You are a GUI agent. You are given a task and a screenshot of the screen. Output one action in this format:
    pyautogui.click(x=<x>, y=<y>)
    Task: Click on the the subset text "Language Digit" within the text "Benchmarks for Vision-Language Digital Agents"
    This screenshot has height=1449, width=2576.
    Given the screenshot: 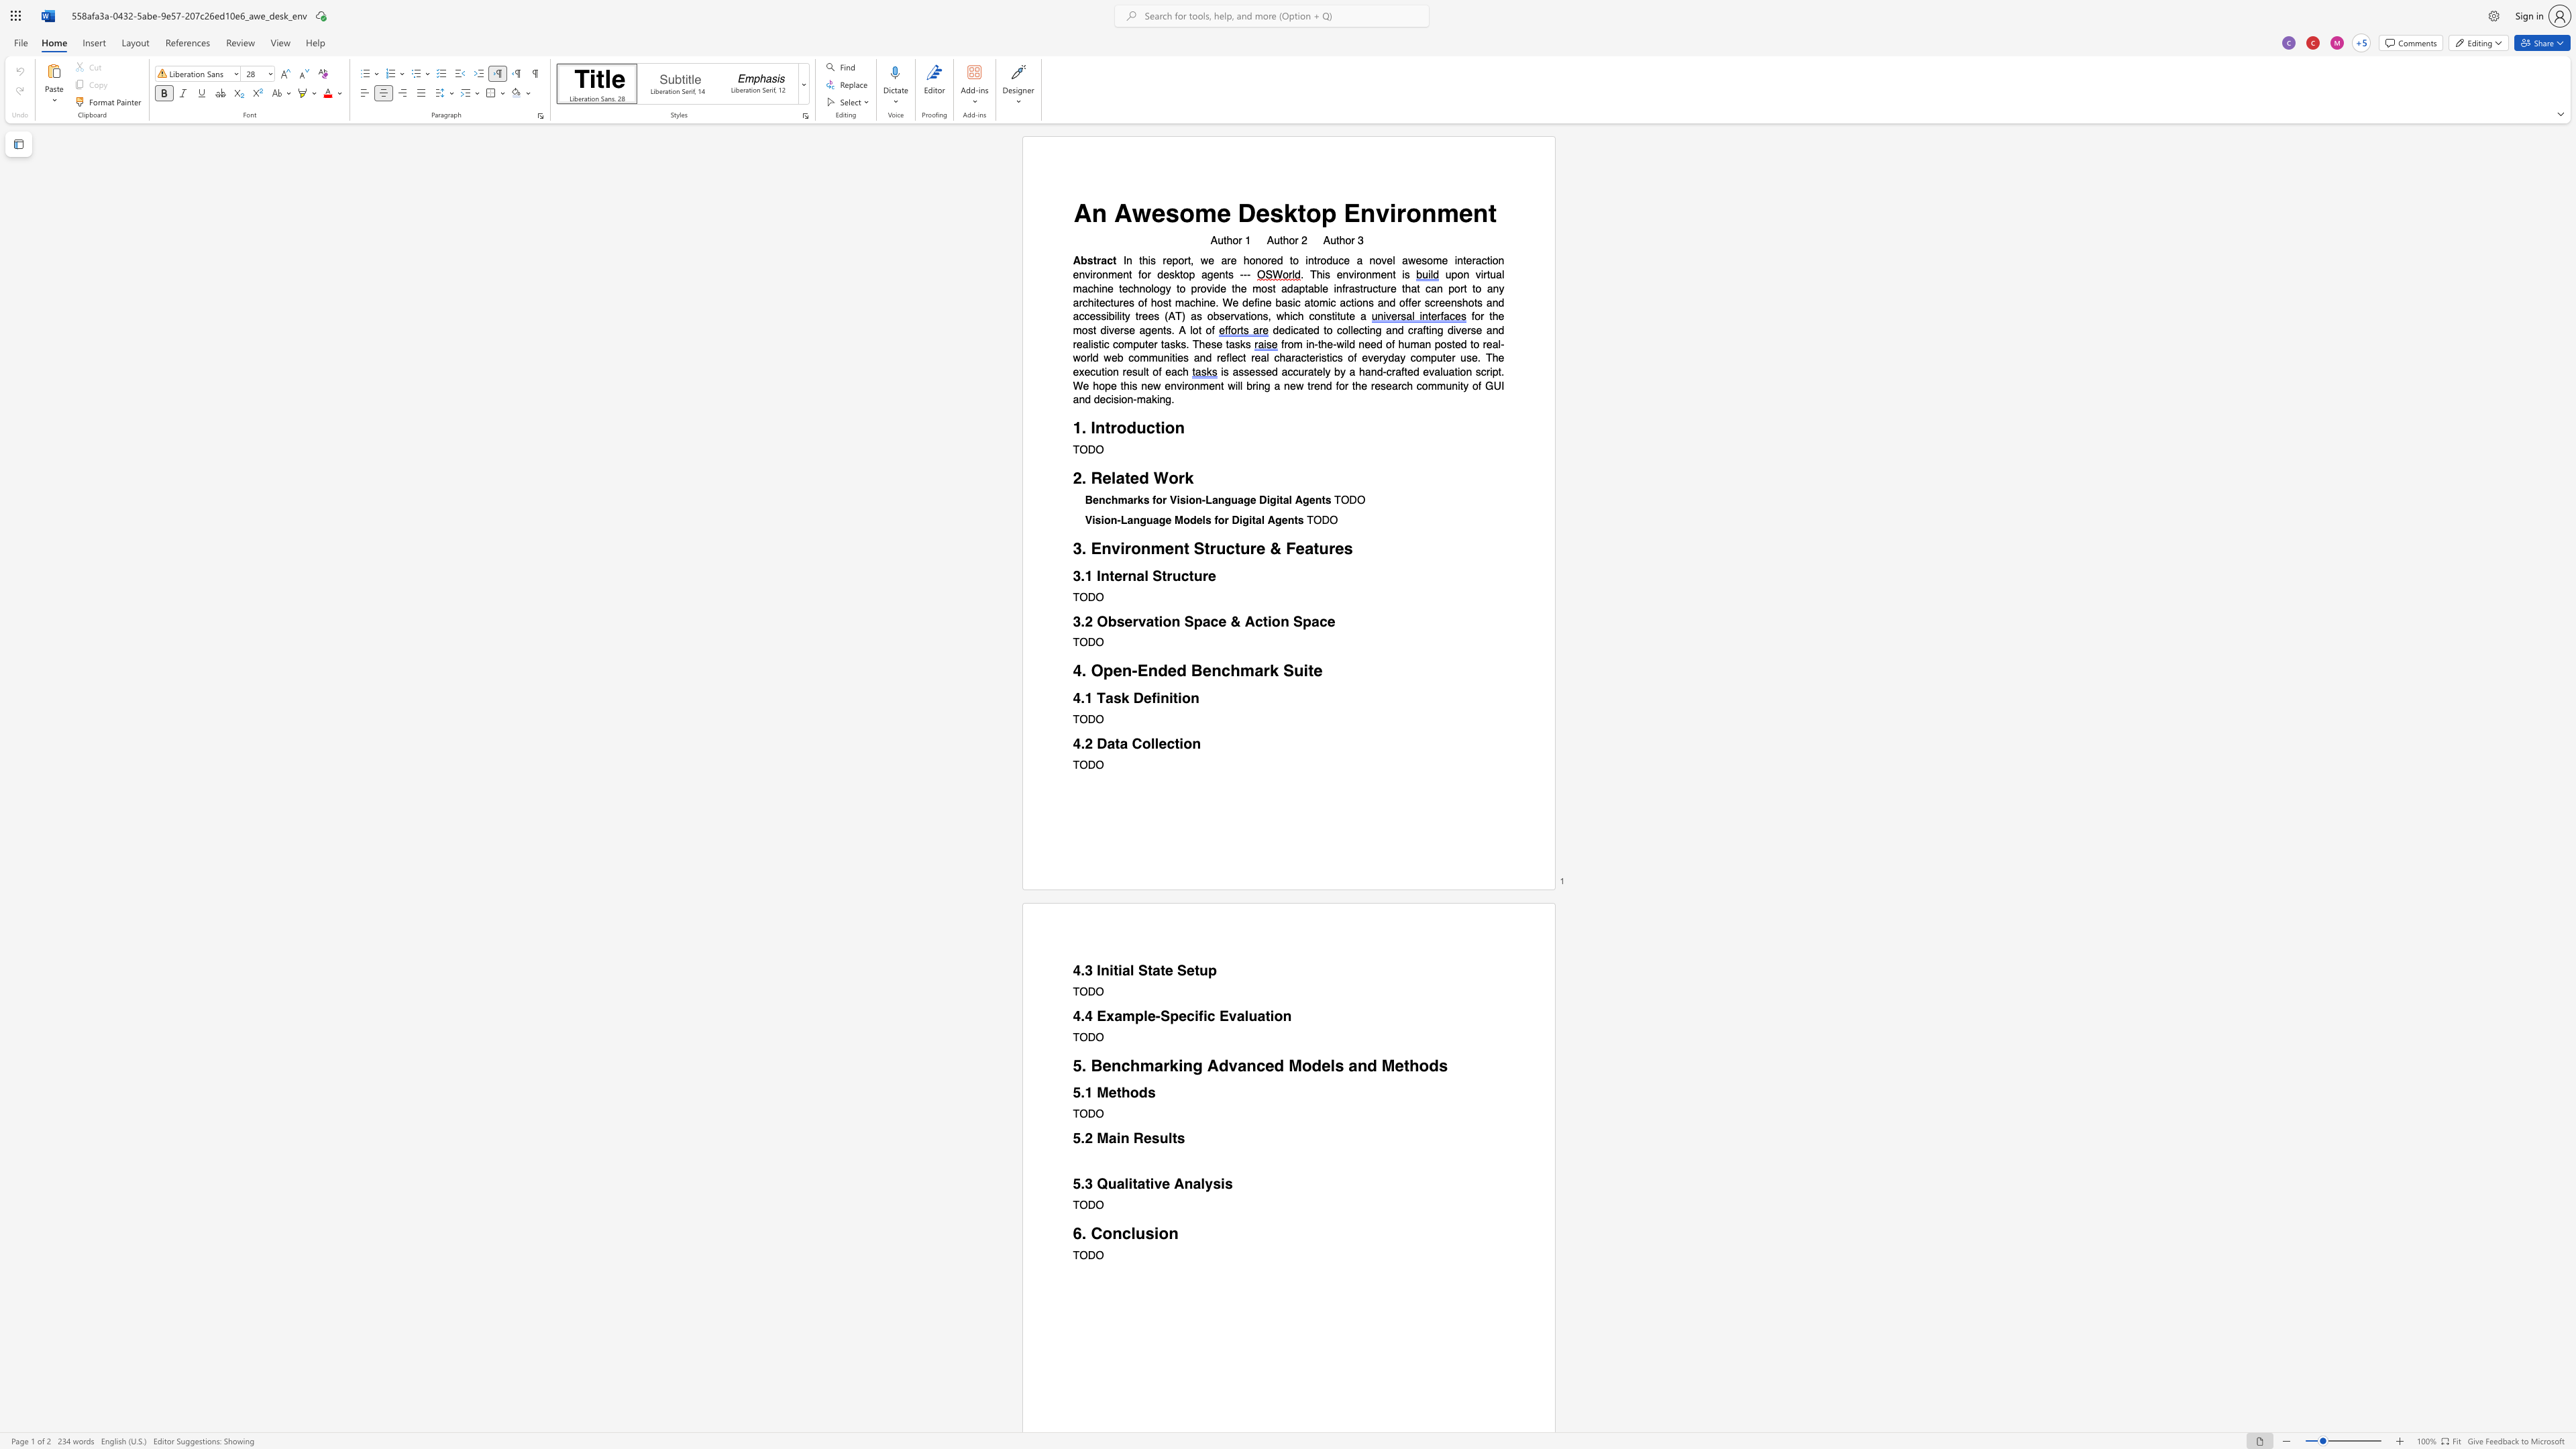 What is the action you would take?
    pyautogui.click(x=1205, y=500)
    